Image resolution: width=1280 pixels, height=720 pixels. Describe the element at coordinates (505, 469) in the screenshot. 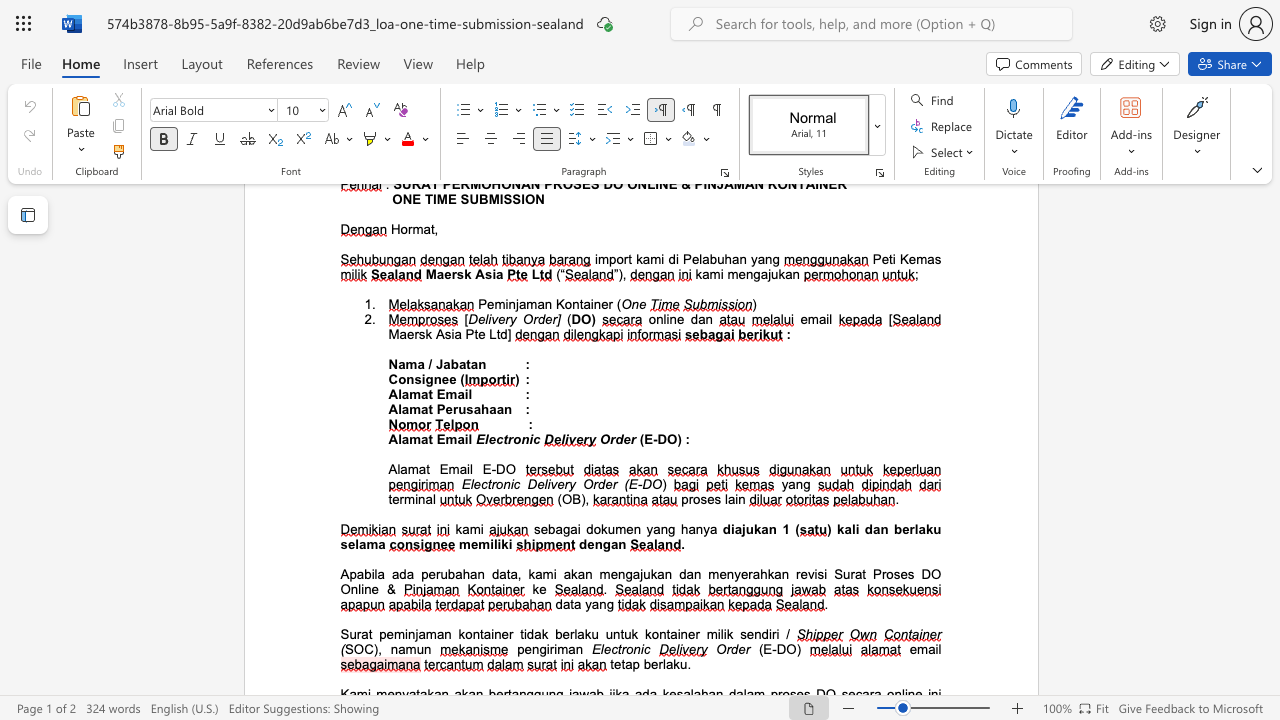

I see `the space between the continuous character "D" and "O" in the text` at that location.